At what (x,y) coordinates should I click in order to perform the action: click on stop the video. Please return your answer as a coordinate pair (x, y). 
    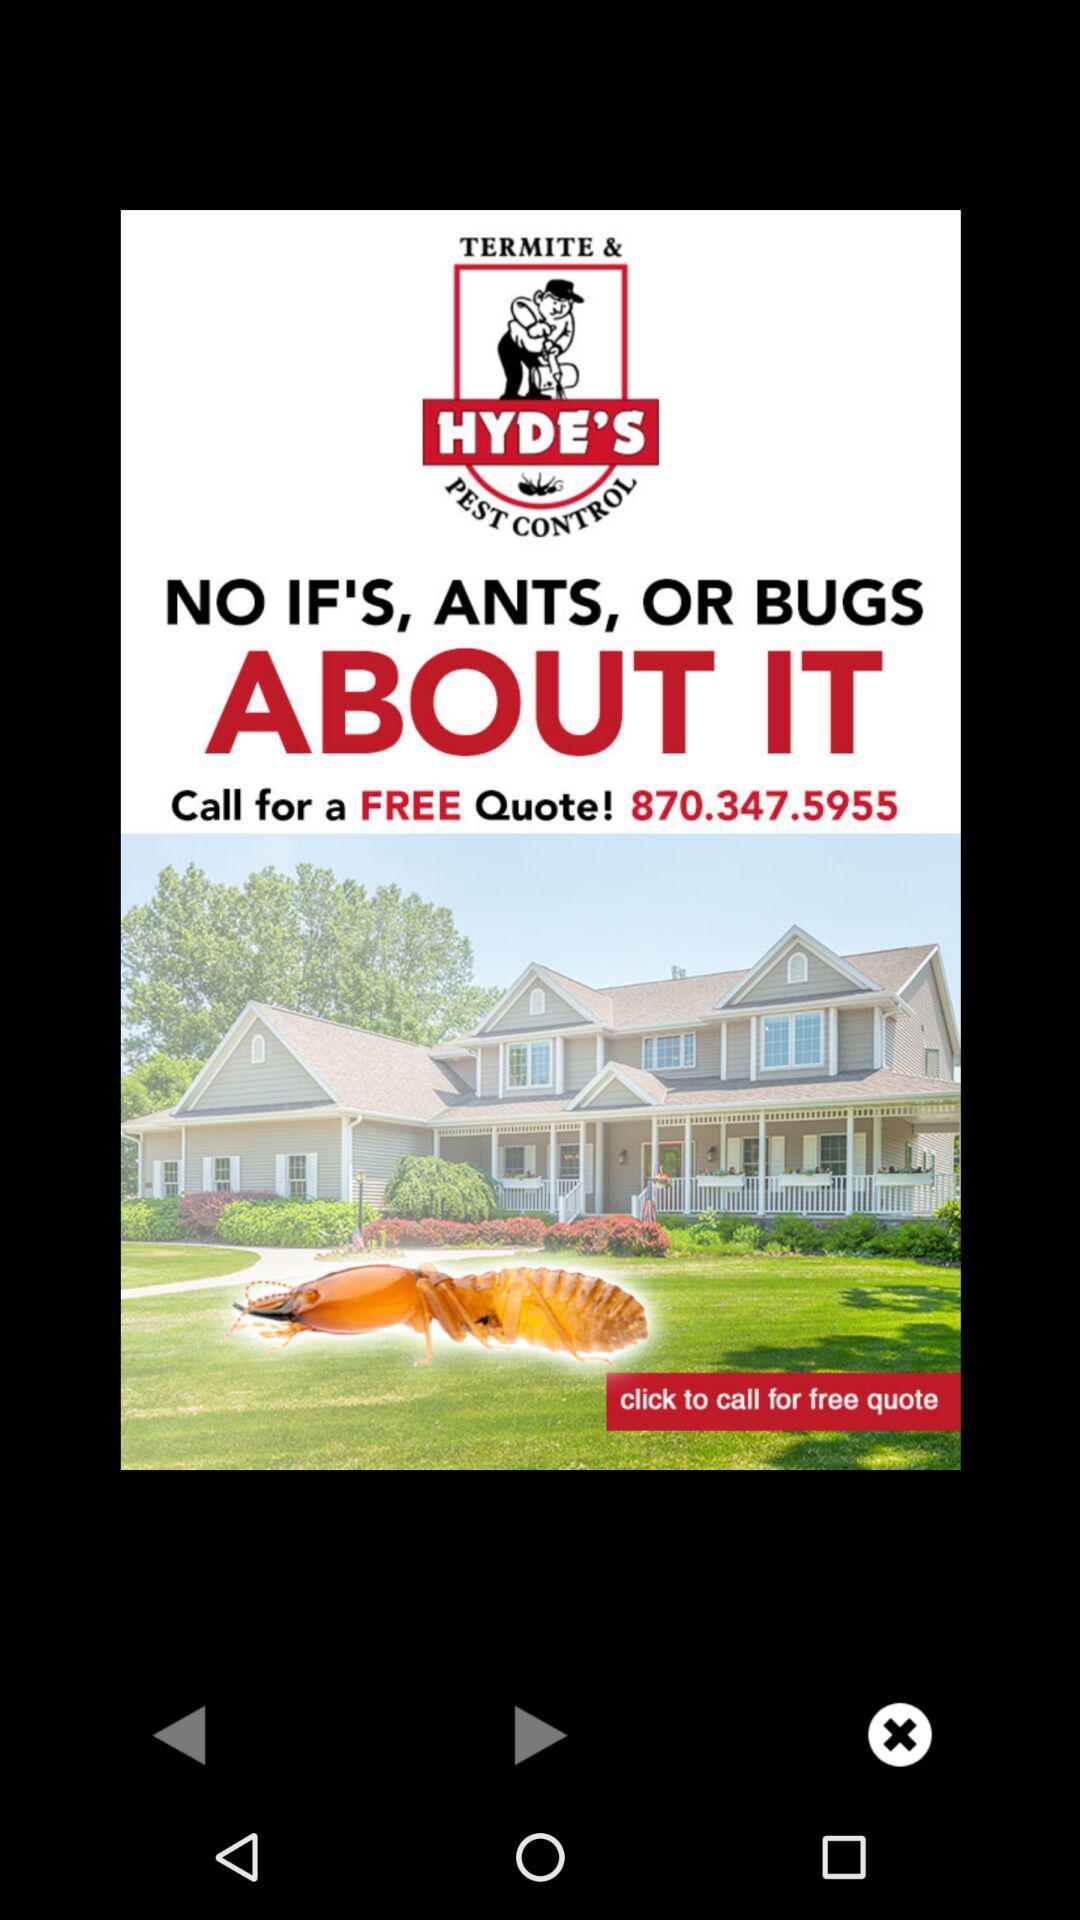
    Looking at the image, I should click on (898, 1733).